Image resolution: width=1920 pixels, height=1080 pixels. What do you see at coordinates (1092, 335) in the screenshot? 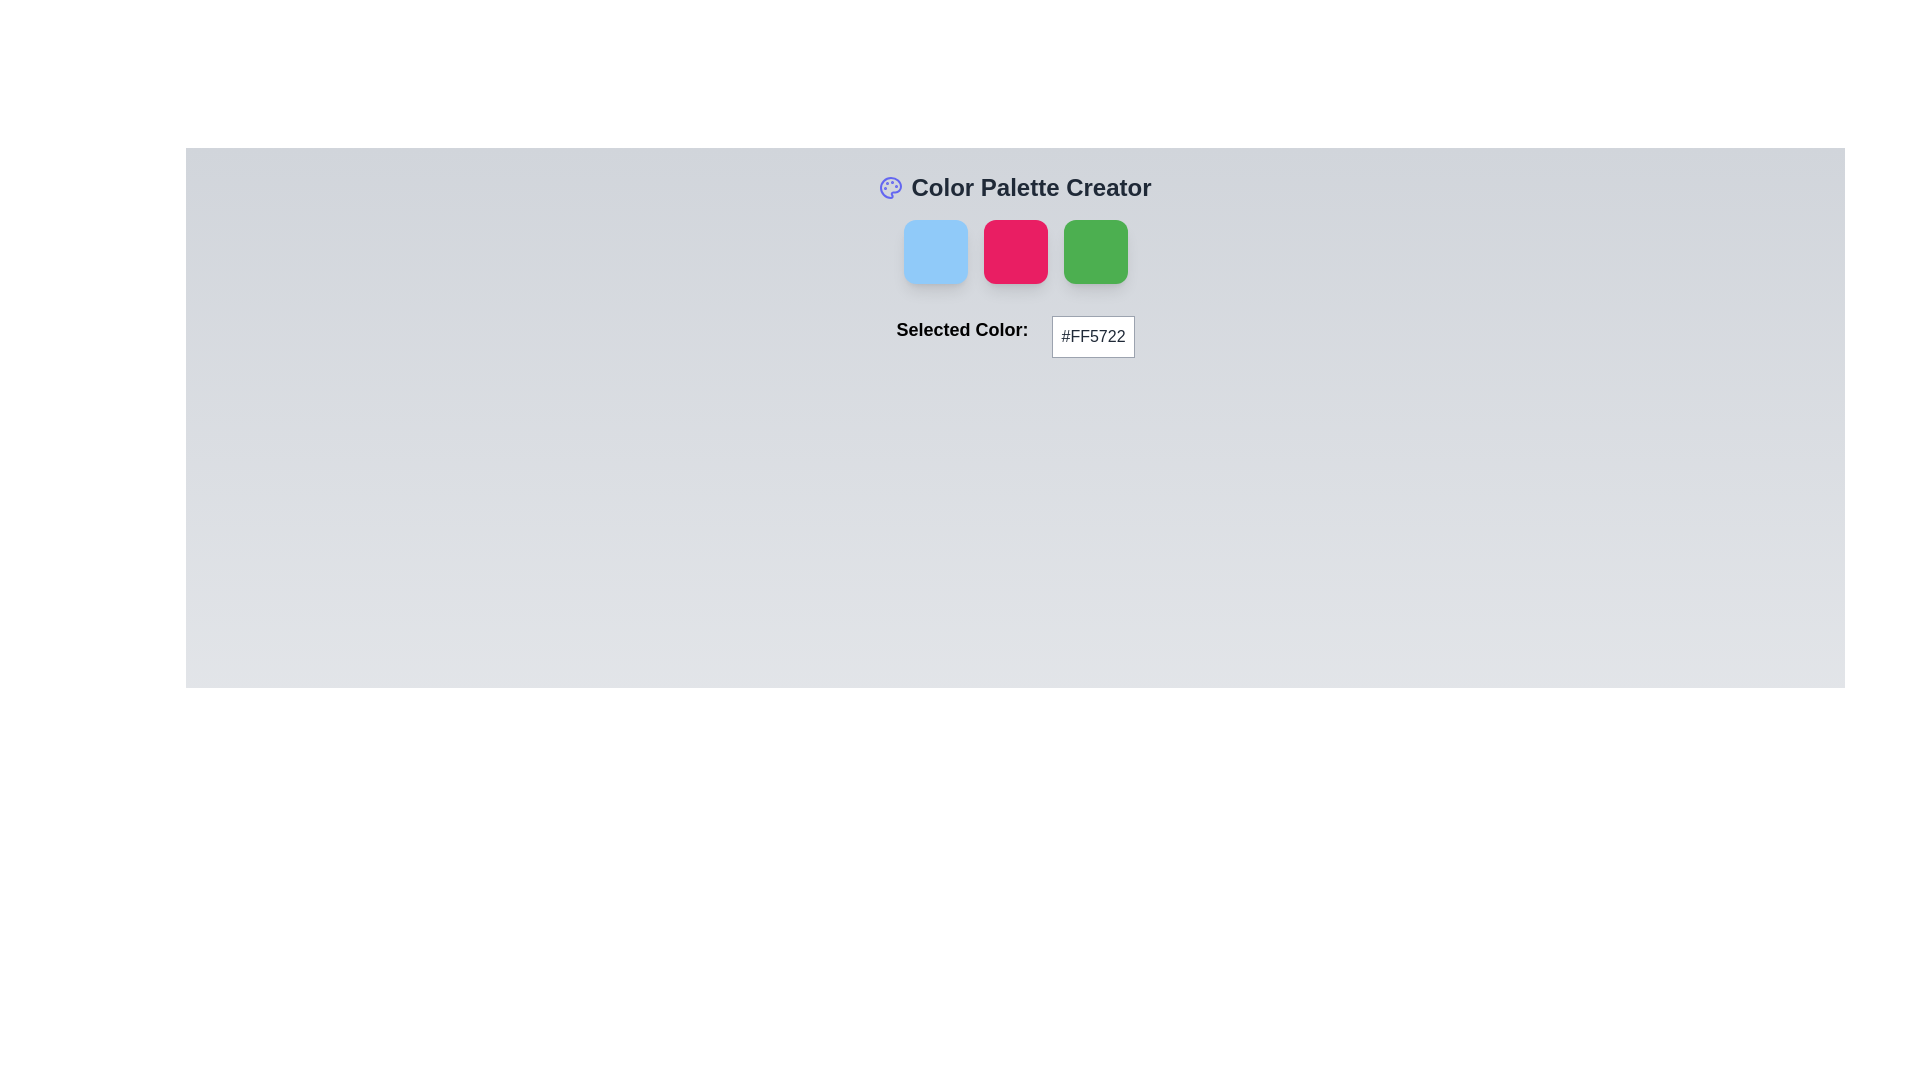
I see `the static text box that displays the hexadecimal representation of the selected color, located to the right of the 'Selected Color:' label` at bounding box center [1092, 335].